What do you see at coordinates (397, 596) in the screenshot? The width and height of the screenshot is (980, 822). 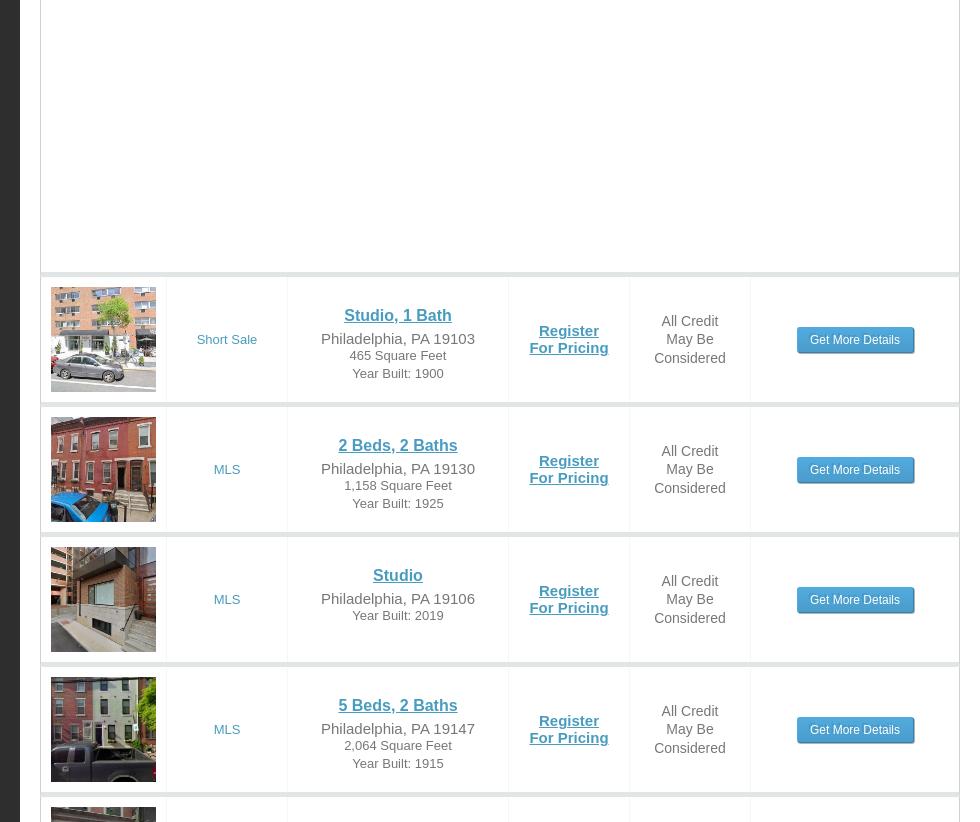 I see `'Philadelphia, PA 19106'` at bounding box center [397, 596].